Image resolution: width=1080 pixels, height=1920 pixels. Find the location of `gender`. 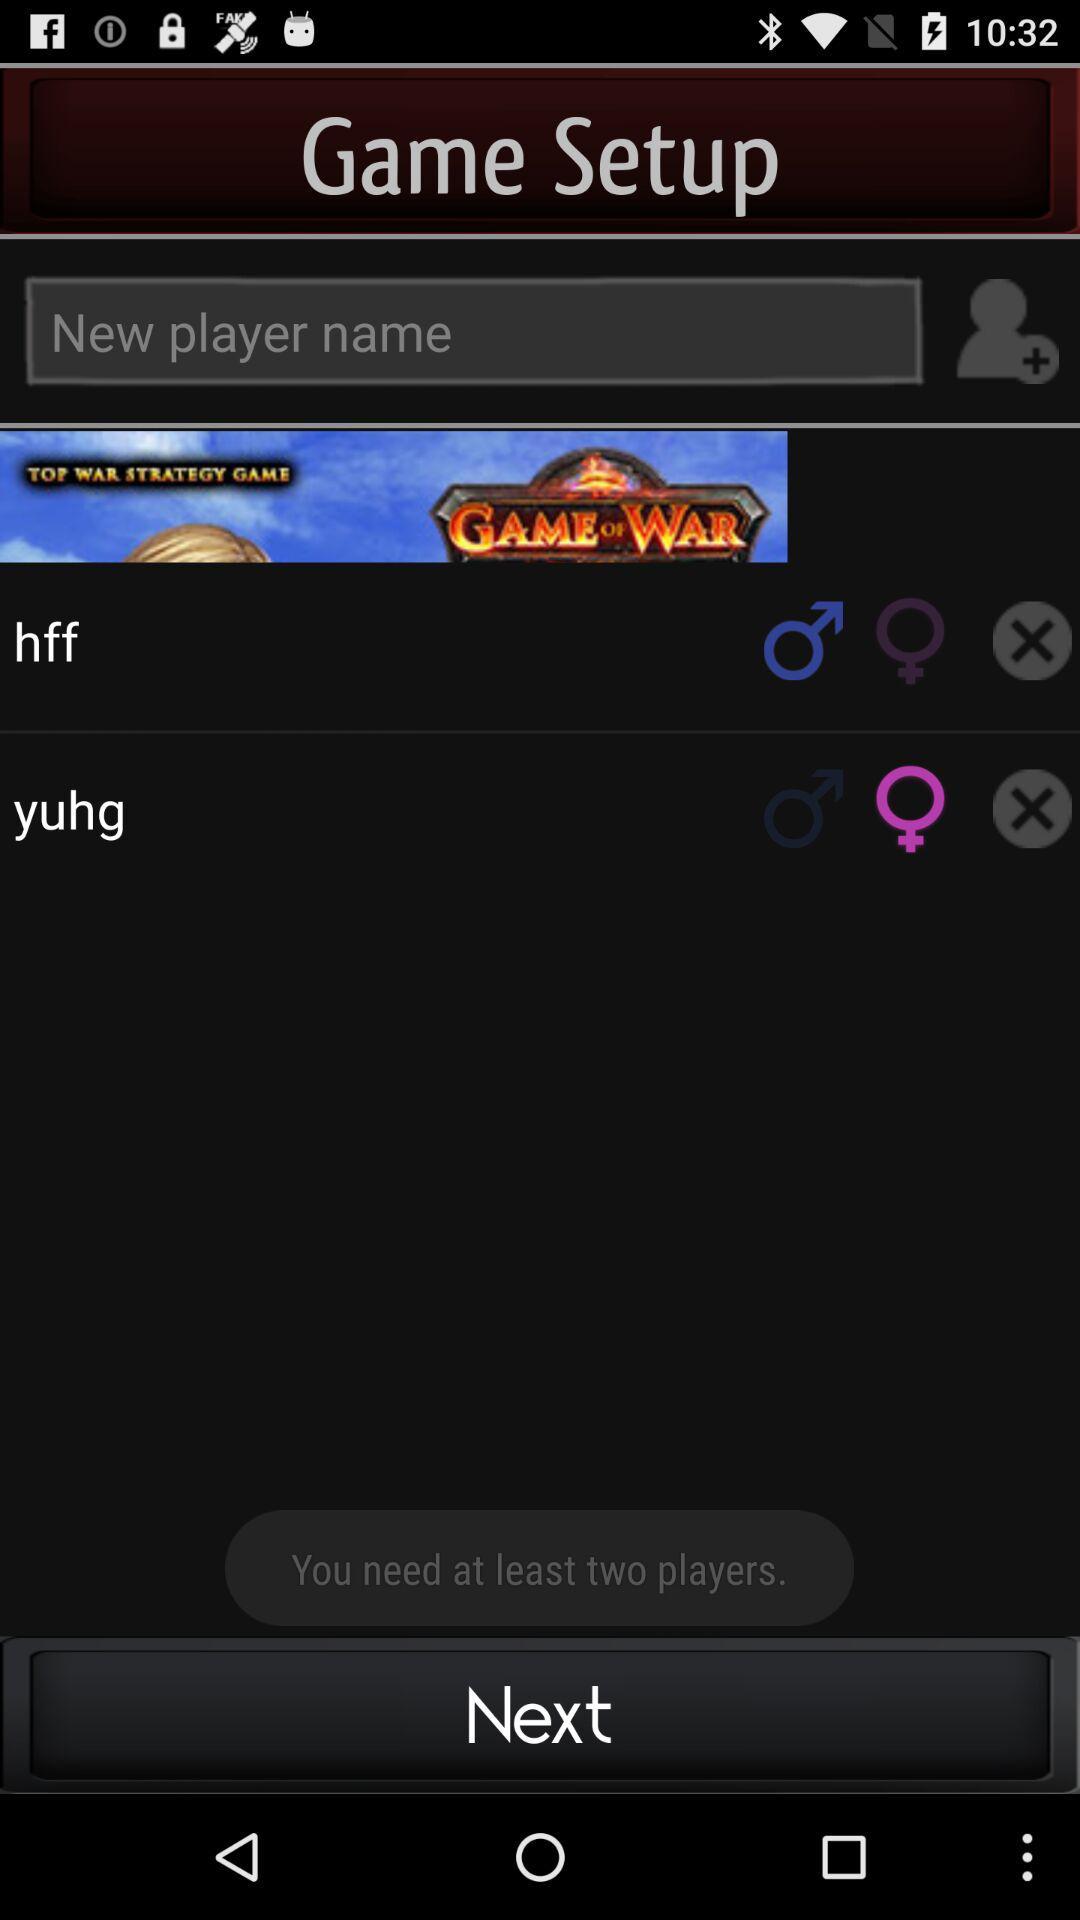

gender is located at coordinates (802, 640).